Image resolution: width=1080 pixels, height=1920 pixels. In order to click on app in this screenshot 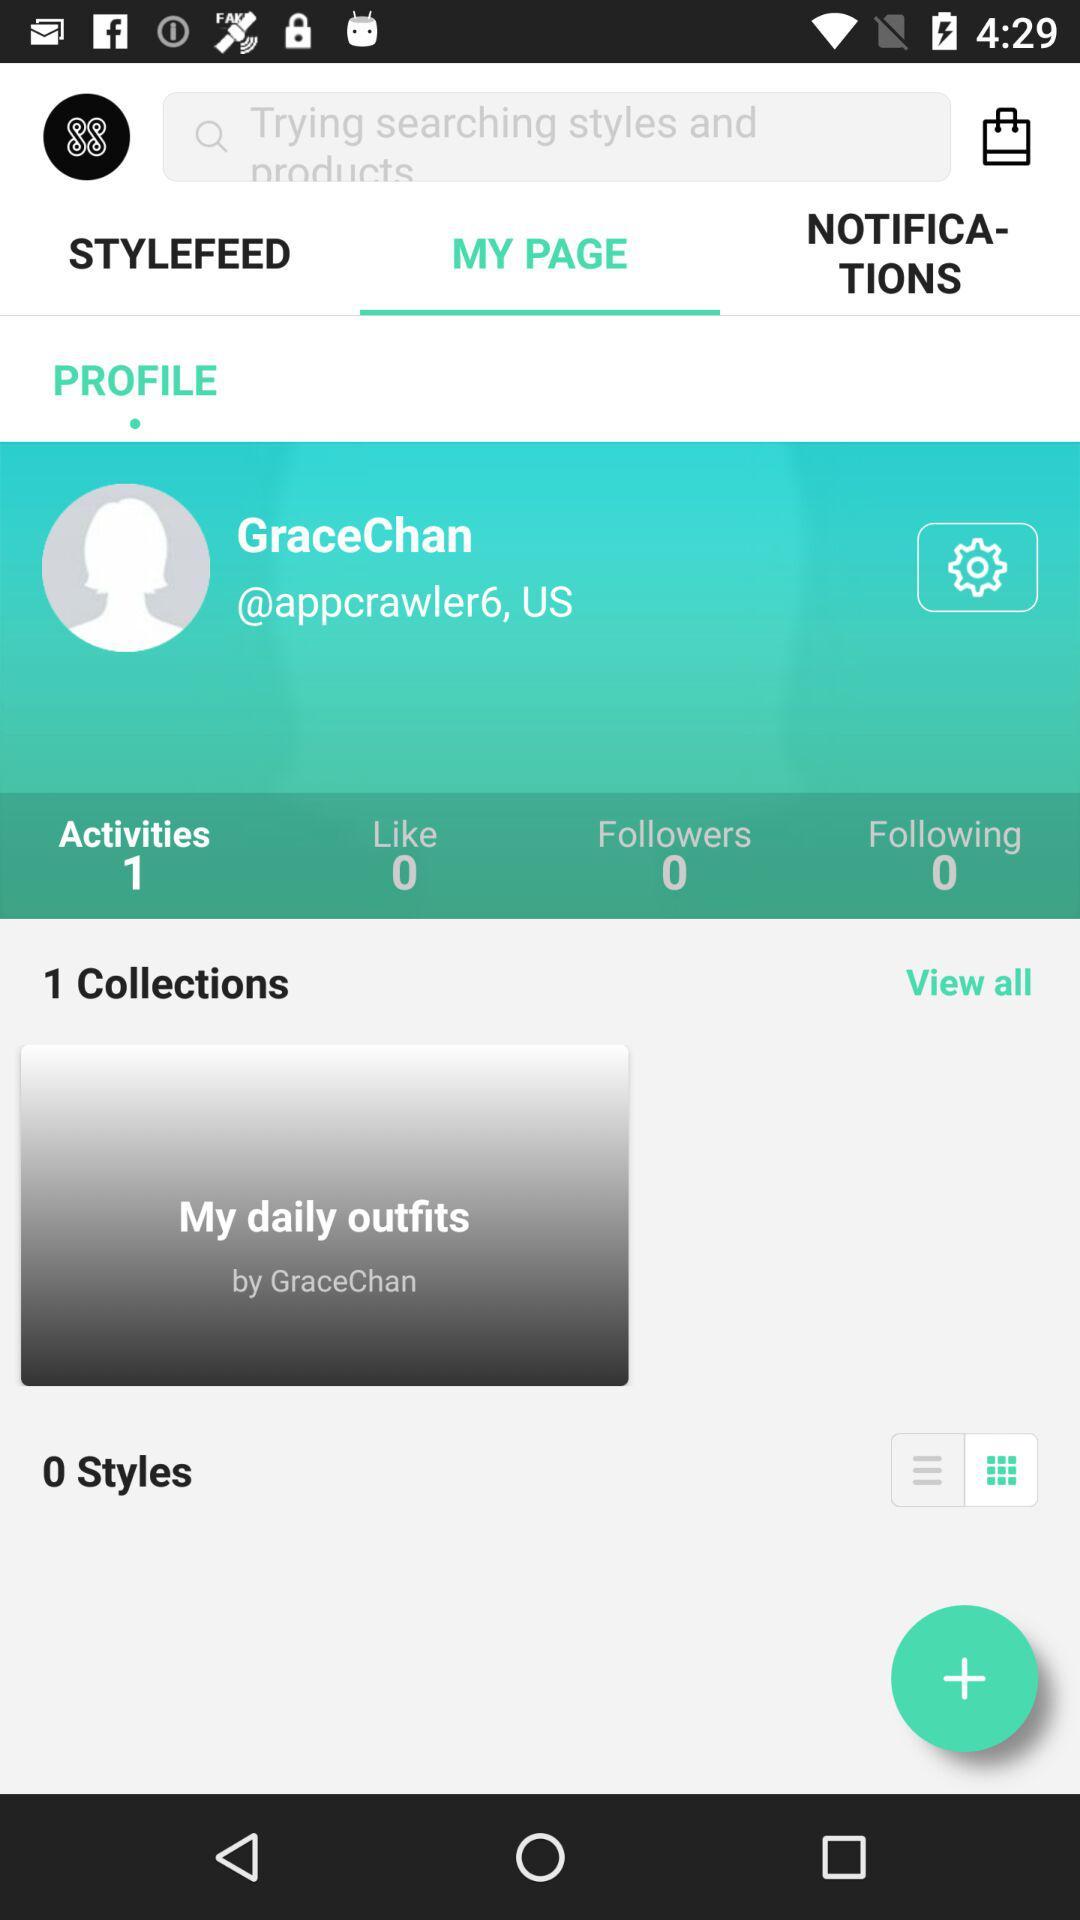, I will do `click(963, 1678)`.